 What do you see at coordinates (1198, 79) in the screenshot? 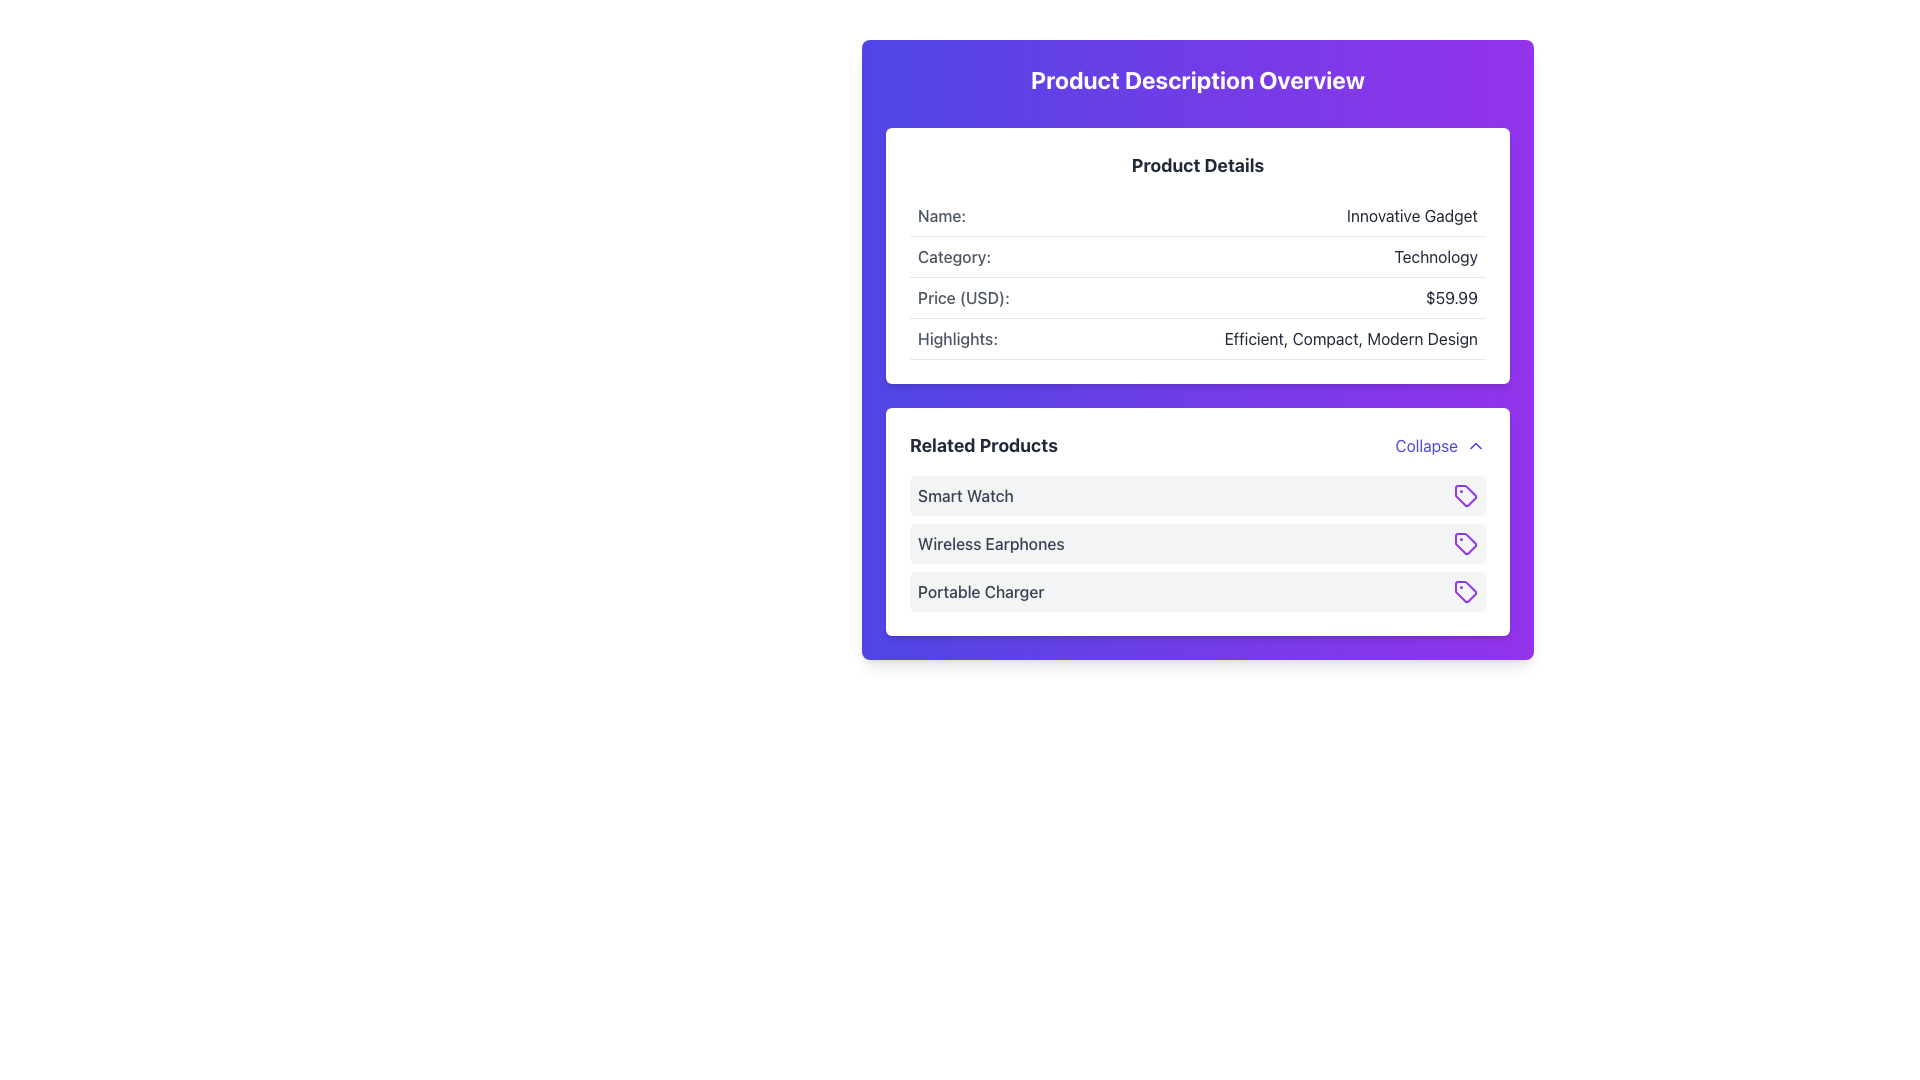
I see `the Text Header that serves as a title for the section, located above the 'Product Details' section` at bounding box center [1198, 79].